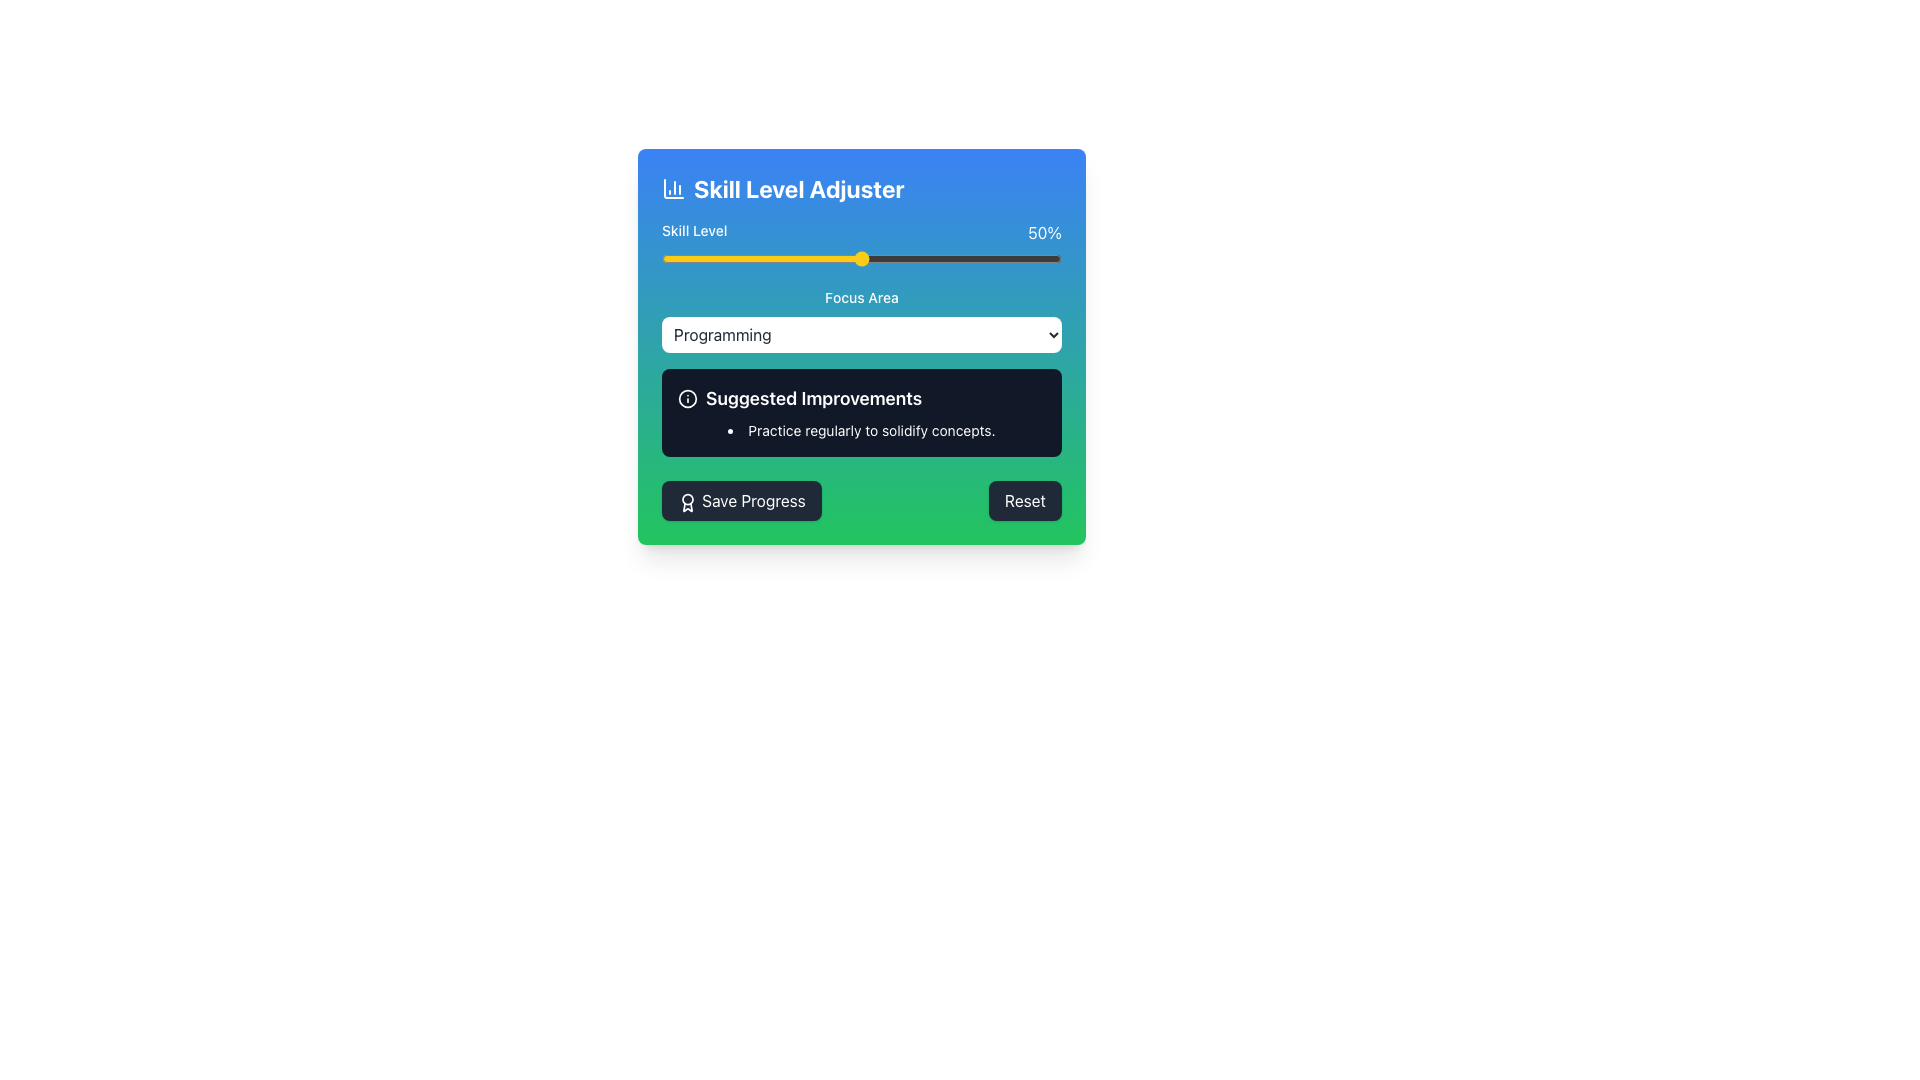  I want to click on the 'Save Progress' button, which is a rounded rectangular button with a white label and a dark gray background, located at the bottom-left corner of the component area, so click(740, 500).